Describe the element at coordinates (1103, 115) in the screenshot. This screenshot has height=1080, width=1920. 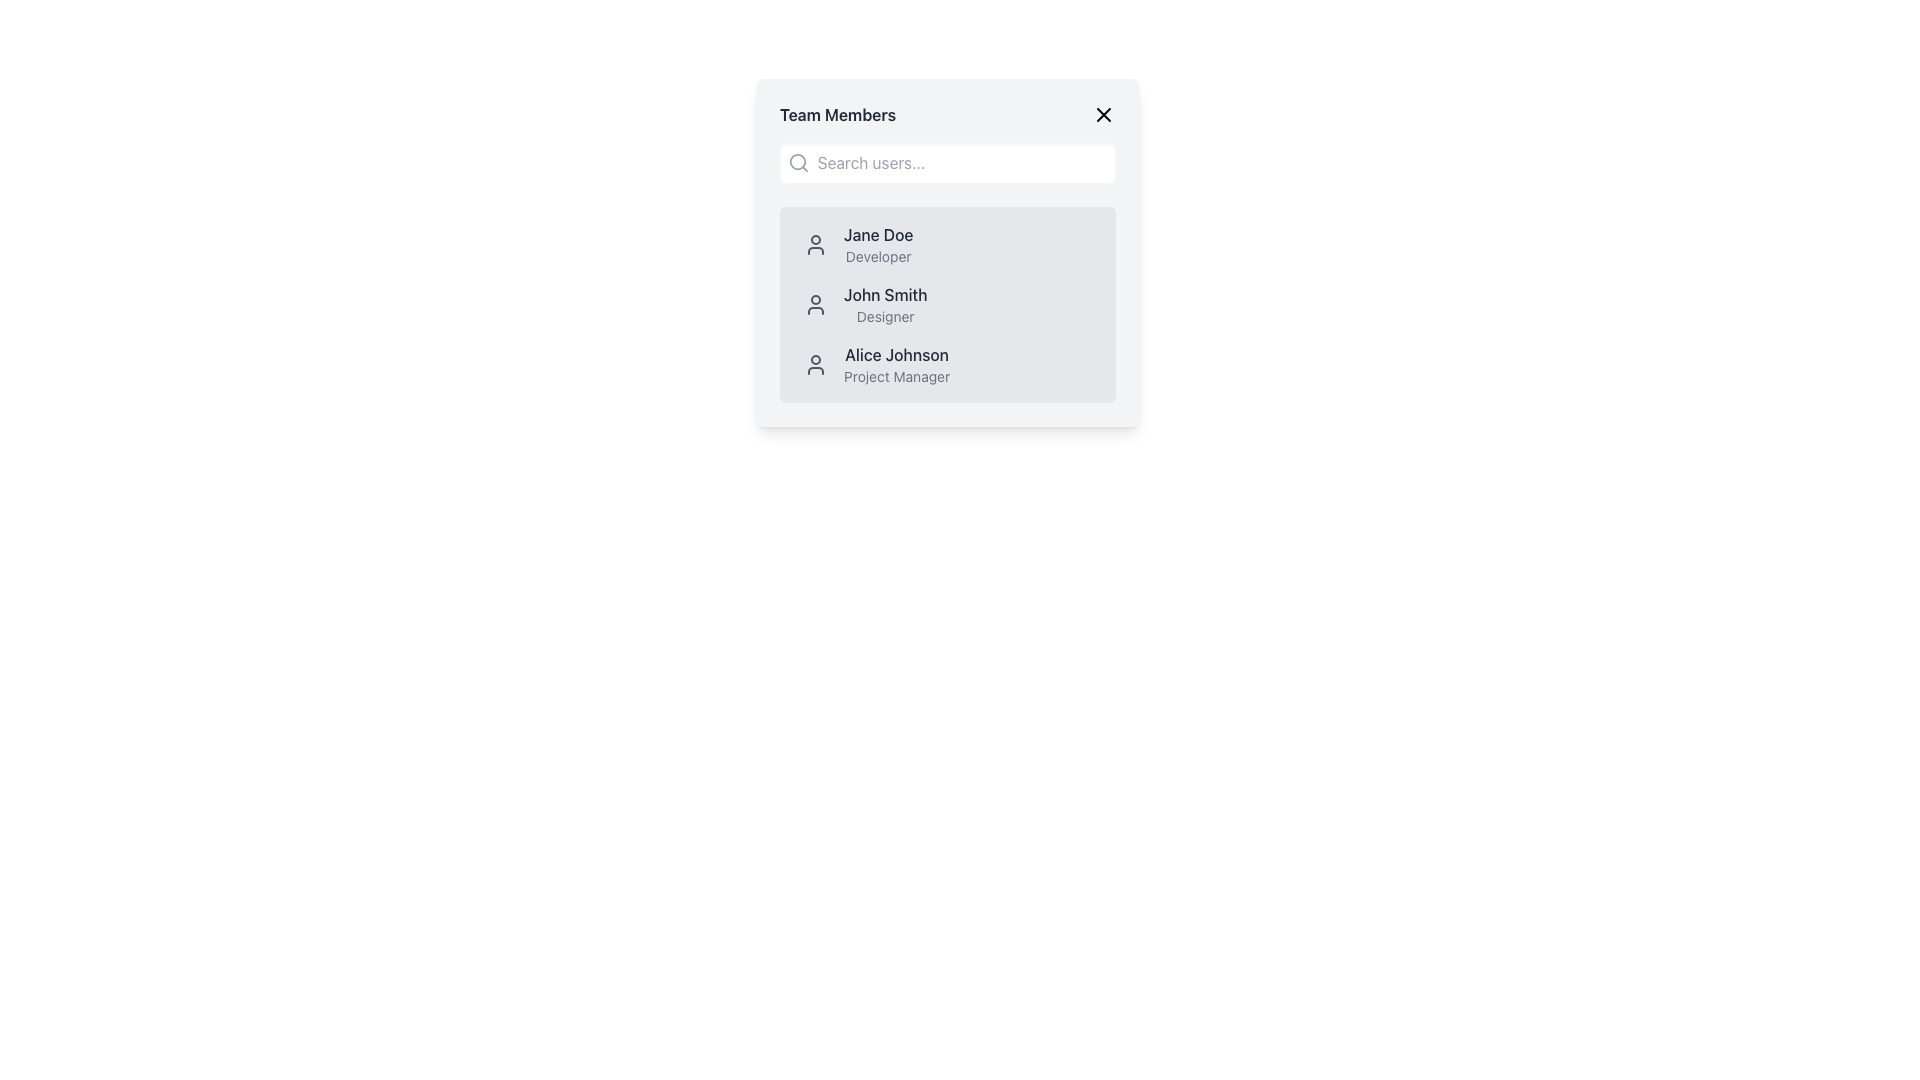
I see `the small black 'X' icon button located in the top-right corner of the 'Team Members' card` at that location.